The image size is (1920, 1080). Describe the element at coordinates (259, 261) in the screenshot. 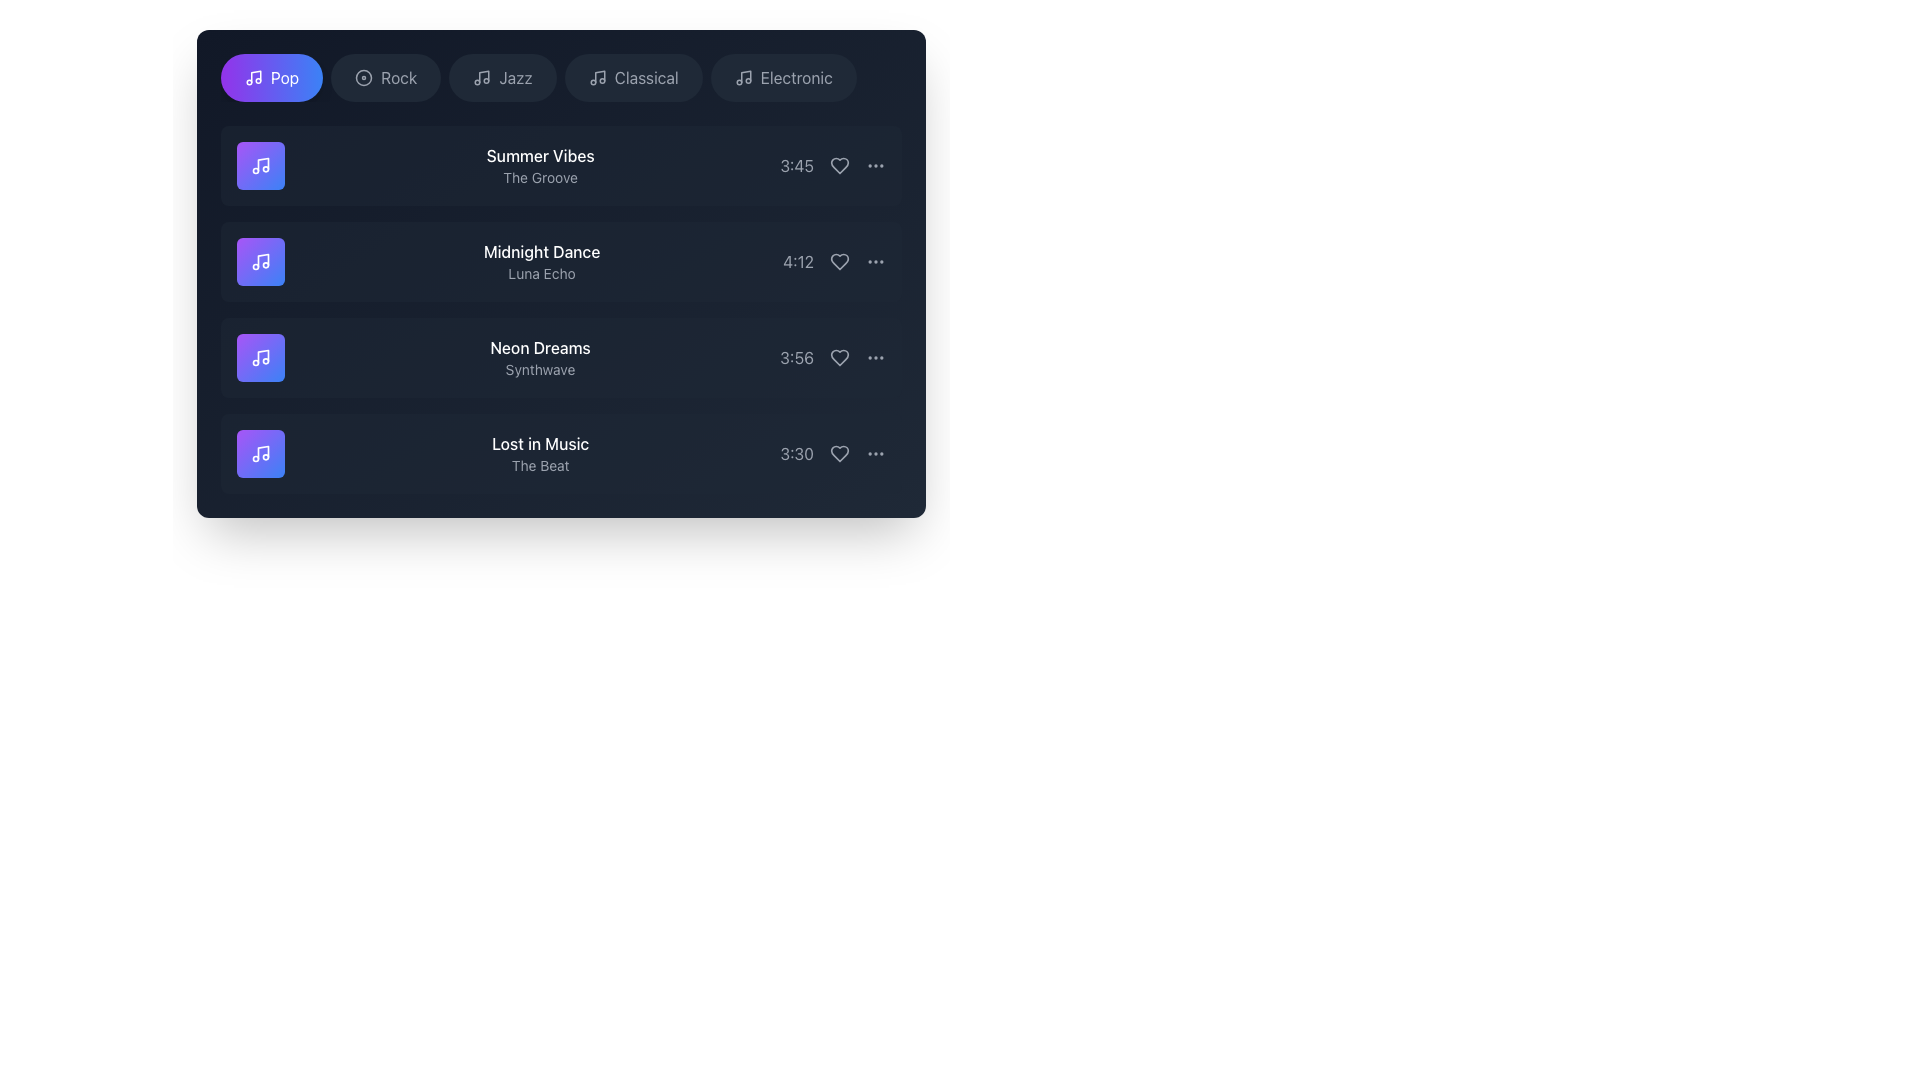

I see `the SVG musical note icon located in the second list item of the music list, which is positioned immediately to the left of the text 'Midnight Dance'` at that location.